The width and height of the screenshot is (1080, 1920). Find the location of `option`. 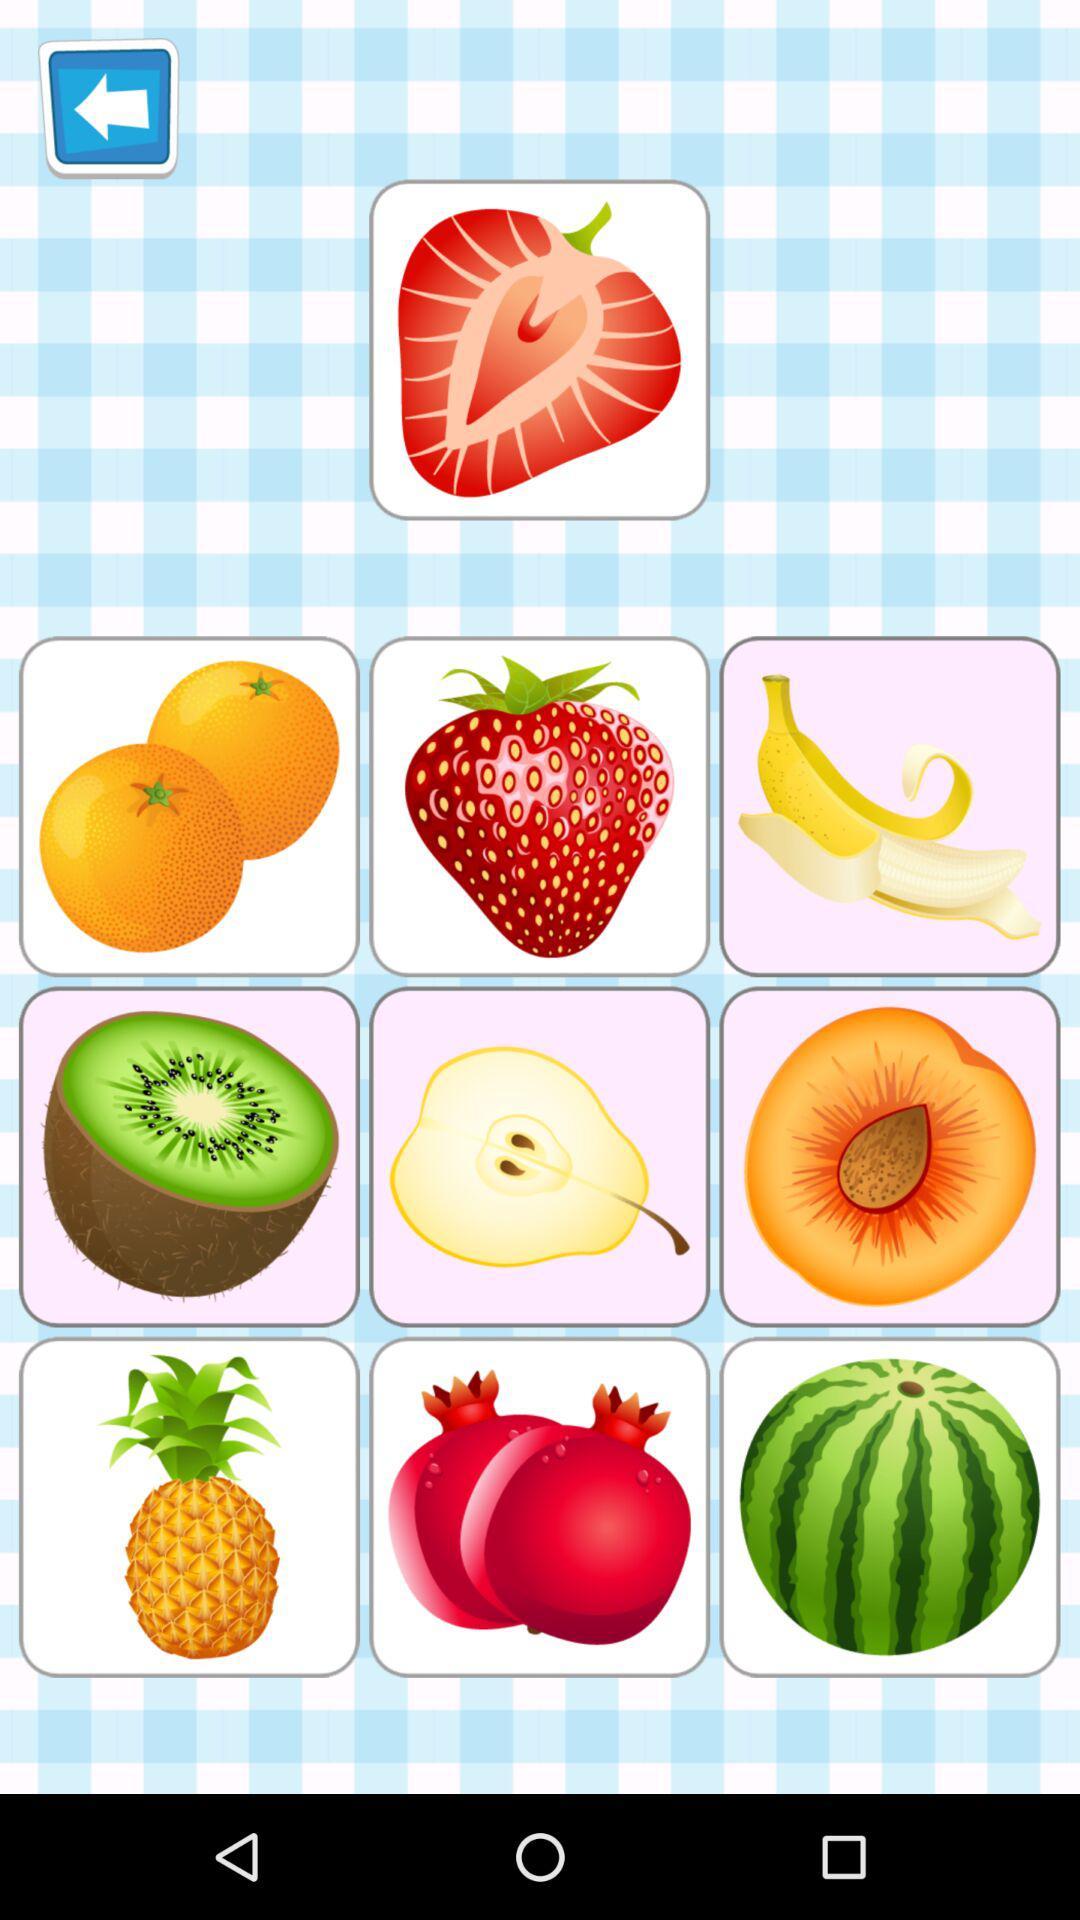

option is located at coordinates (538, 349).